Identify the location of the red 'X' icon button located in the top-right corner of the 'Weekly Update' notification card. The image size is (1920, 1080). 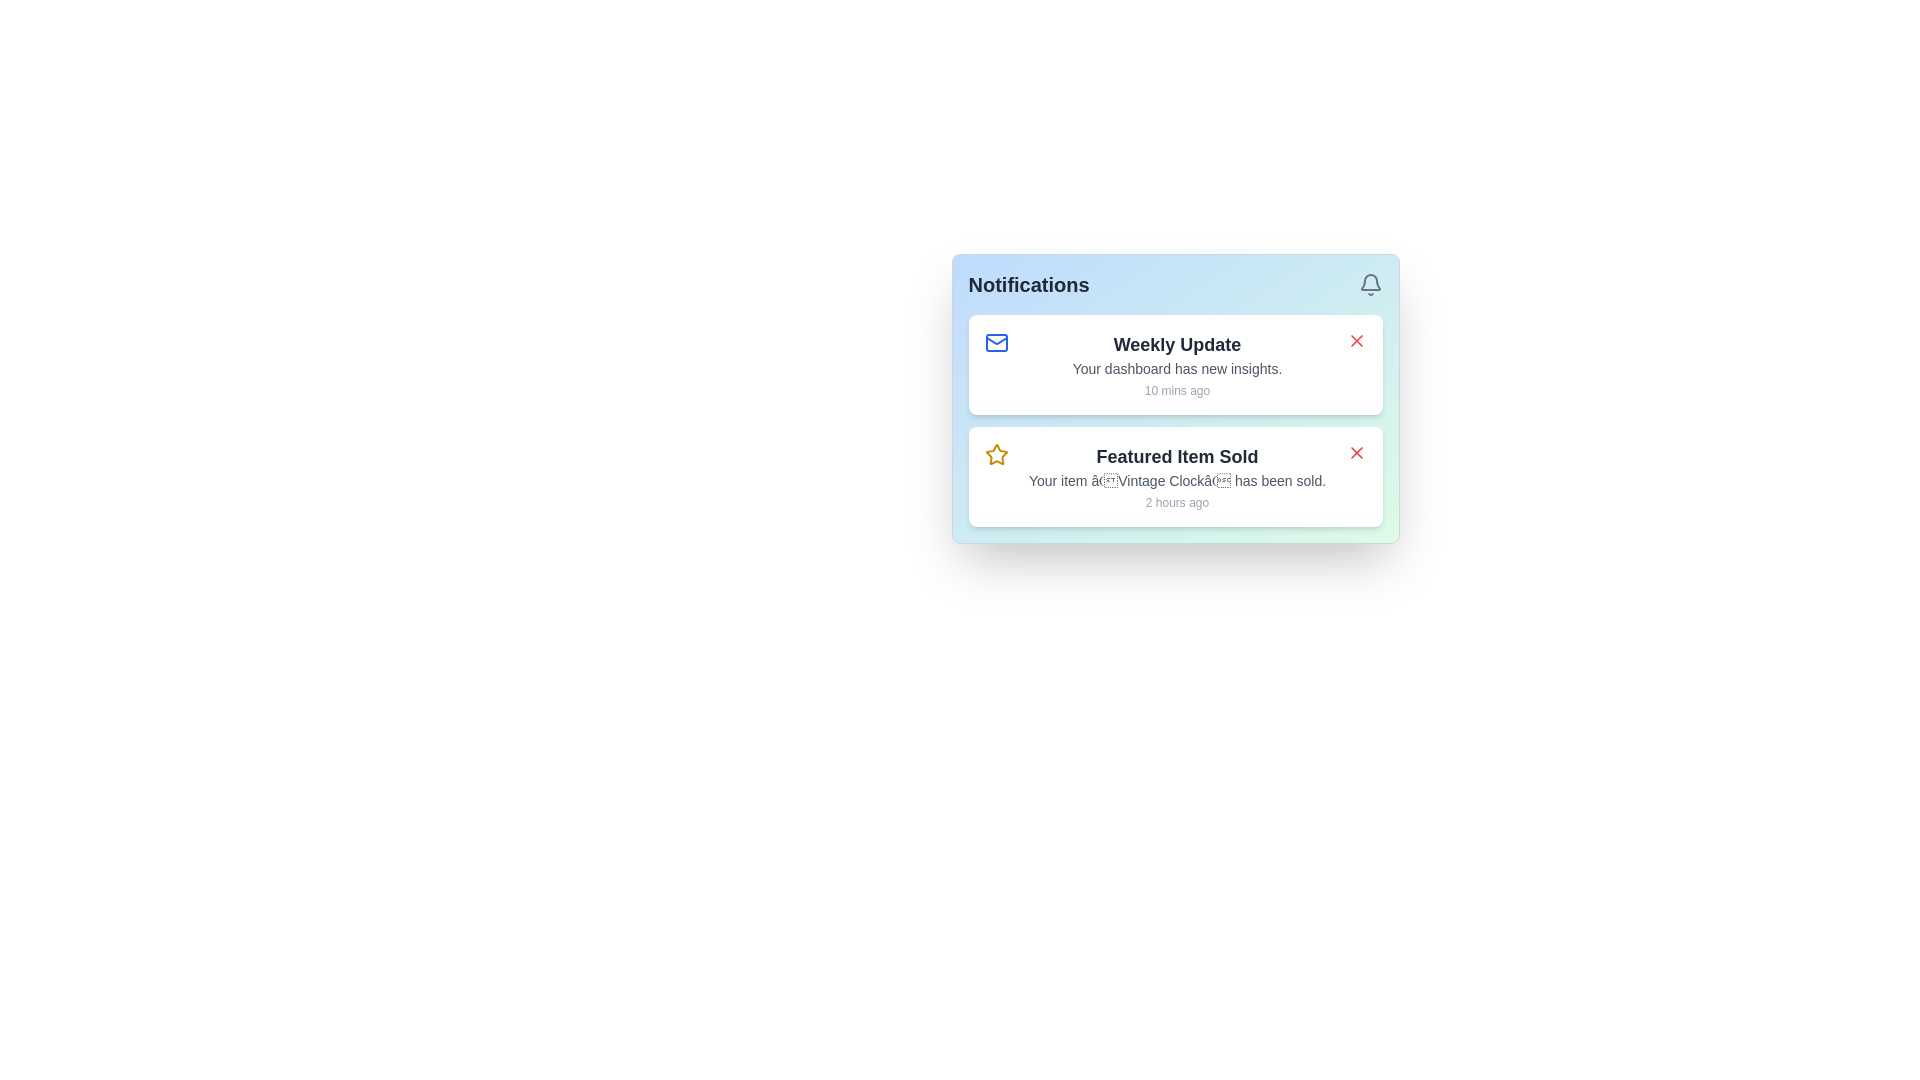
(1356, 339).